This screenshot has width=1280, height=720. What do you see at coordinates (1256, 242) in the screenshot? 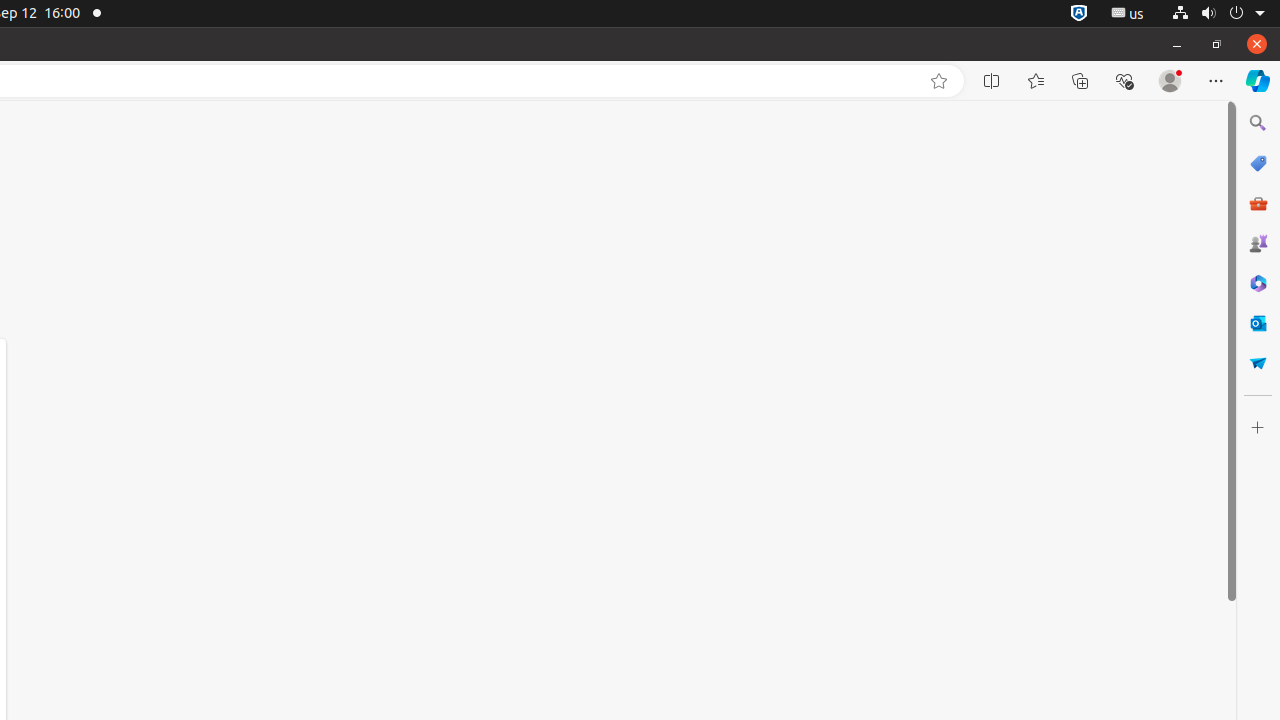
I see `'Games'` at bounding box center [1256, 242].